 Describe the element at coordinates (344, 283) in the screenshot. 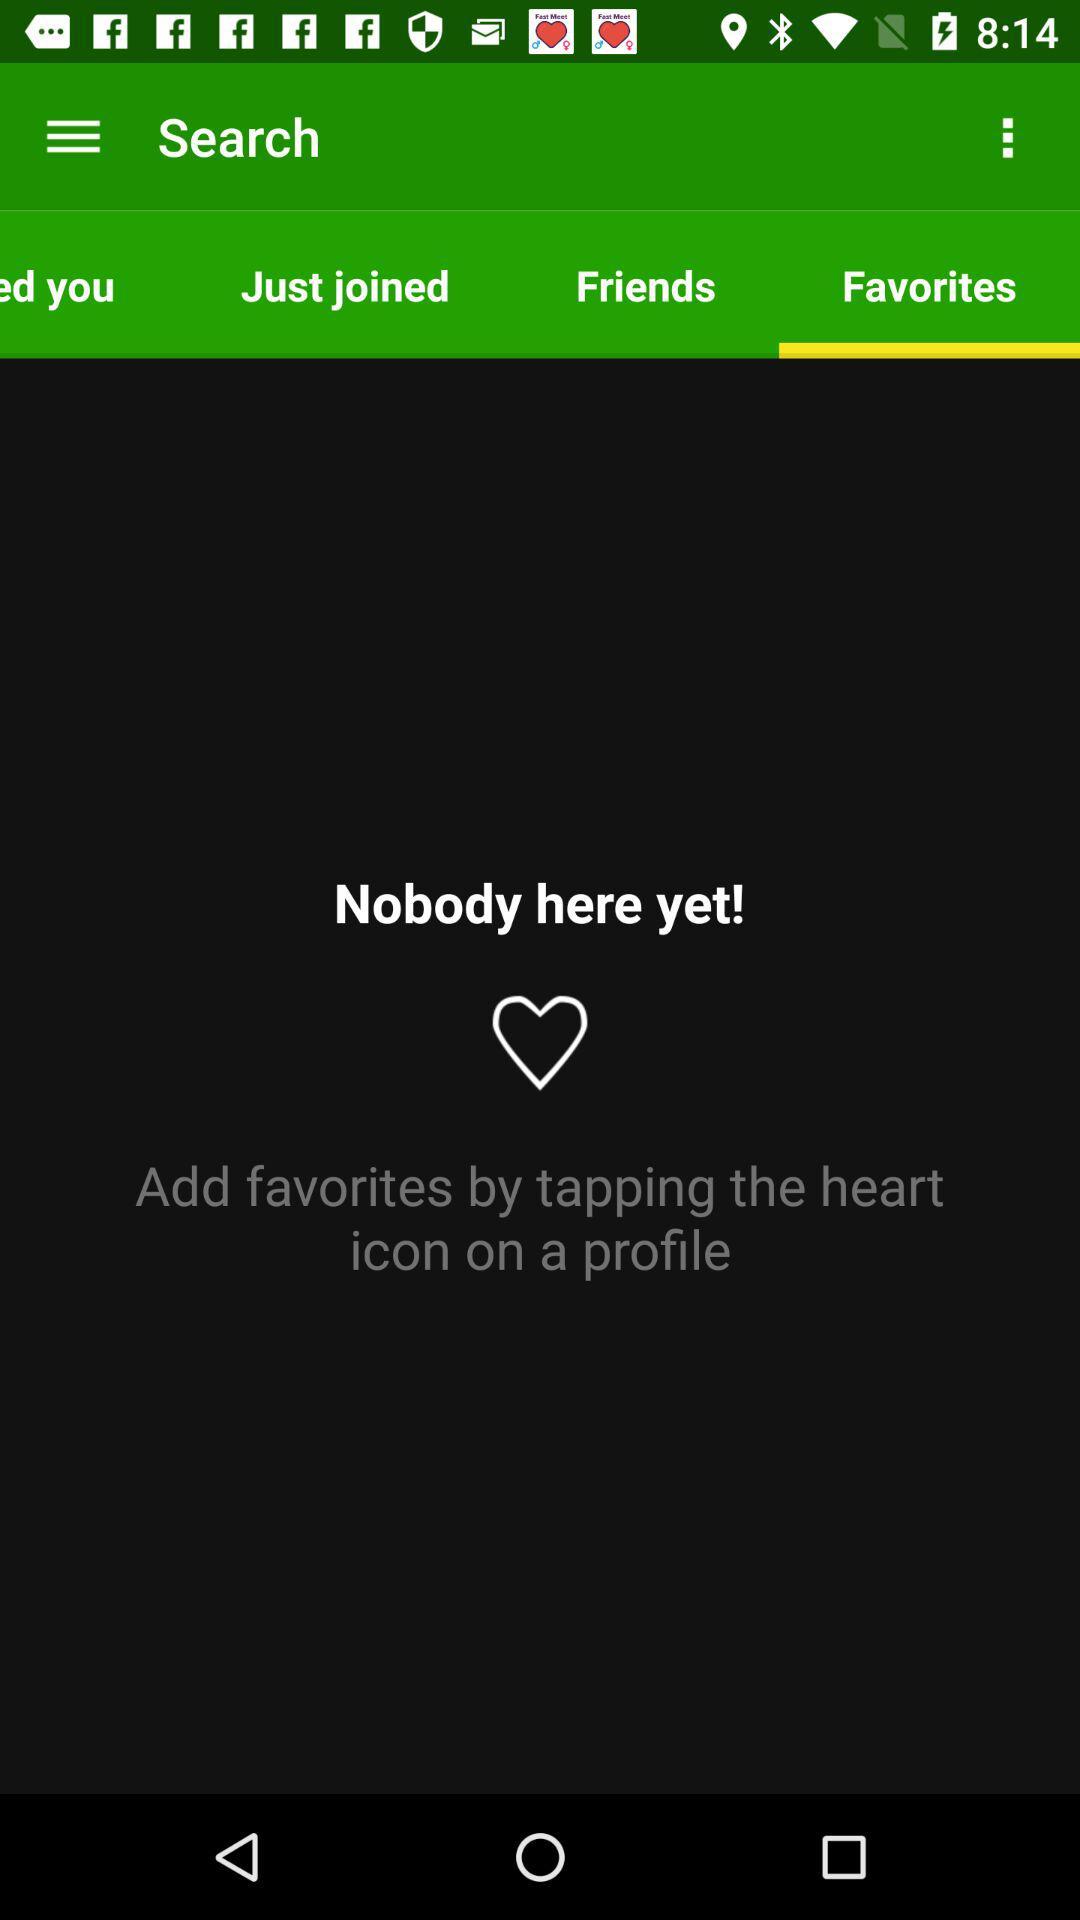

I see `the icon above the nobody here yet! app` at that location.